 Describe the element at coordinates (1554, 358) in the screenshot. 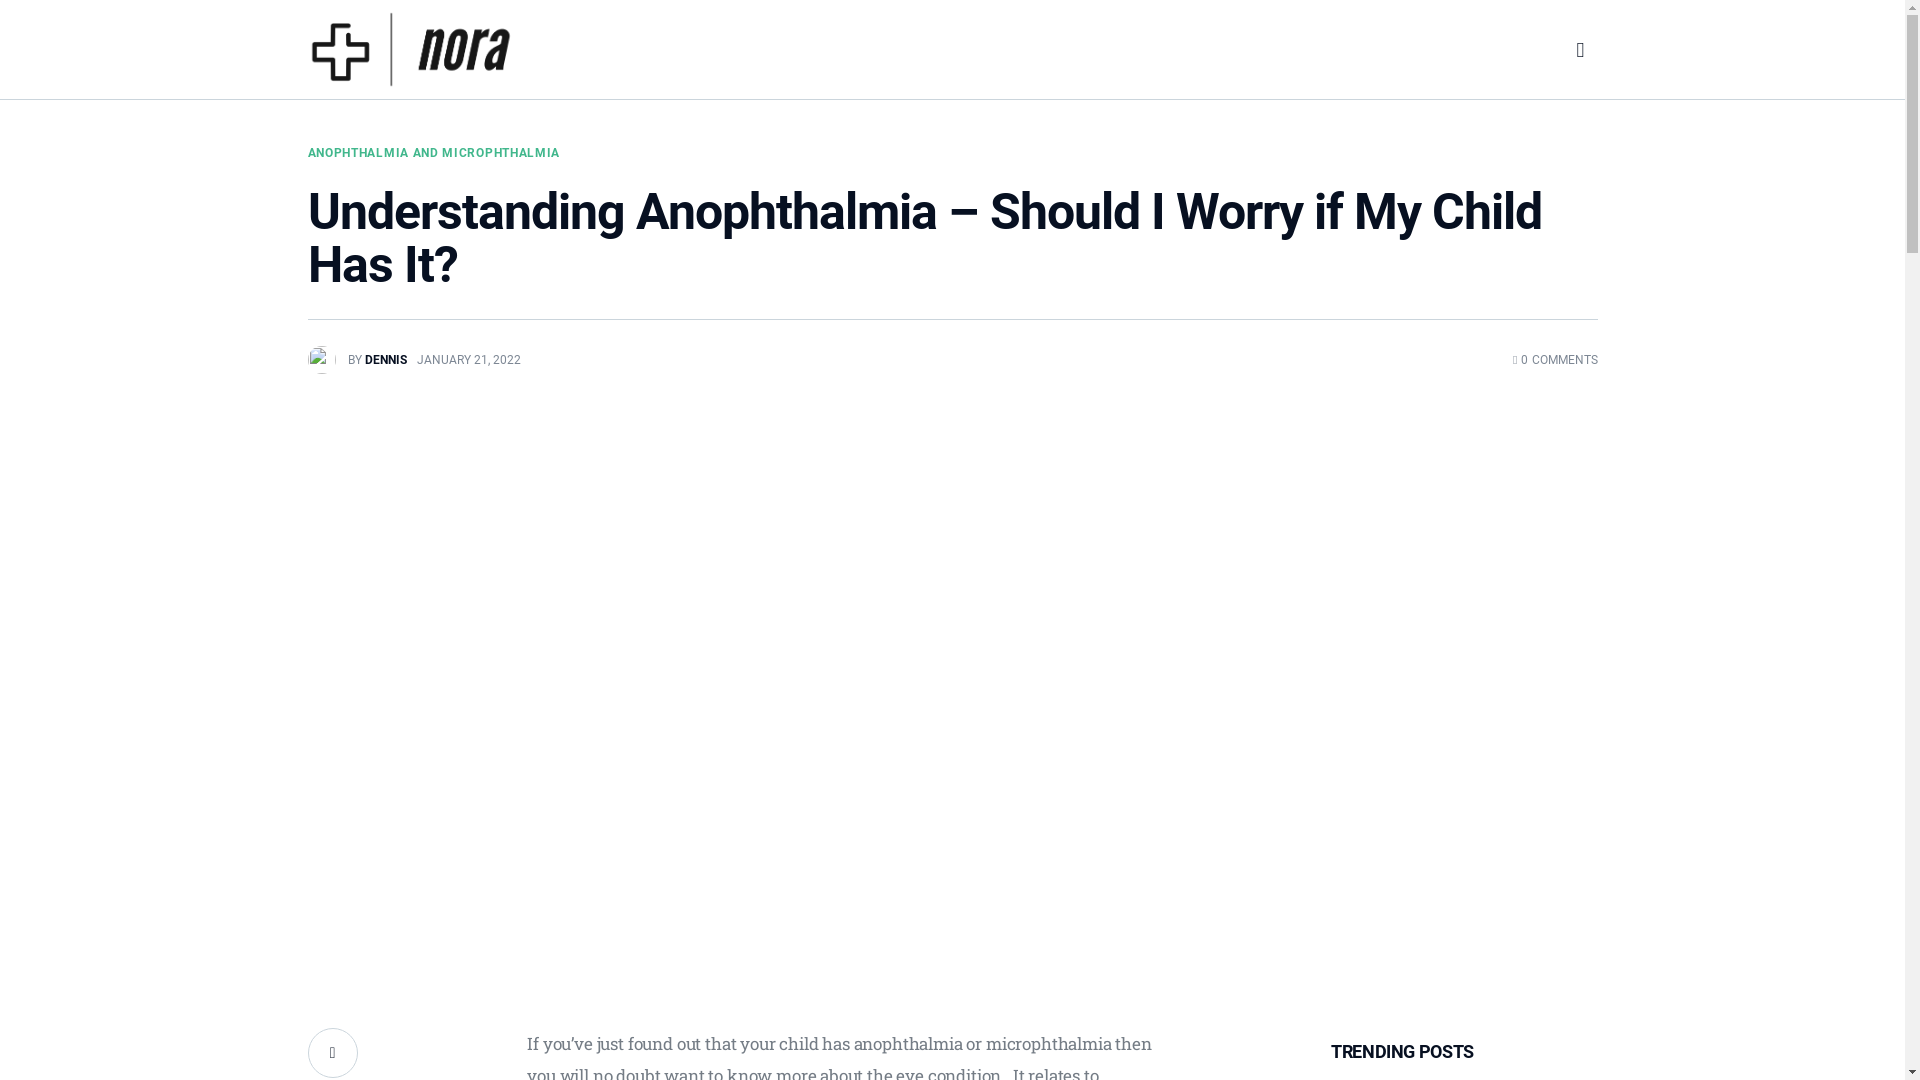

I see `'0COMMENTS'` at that location.